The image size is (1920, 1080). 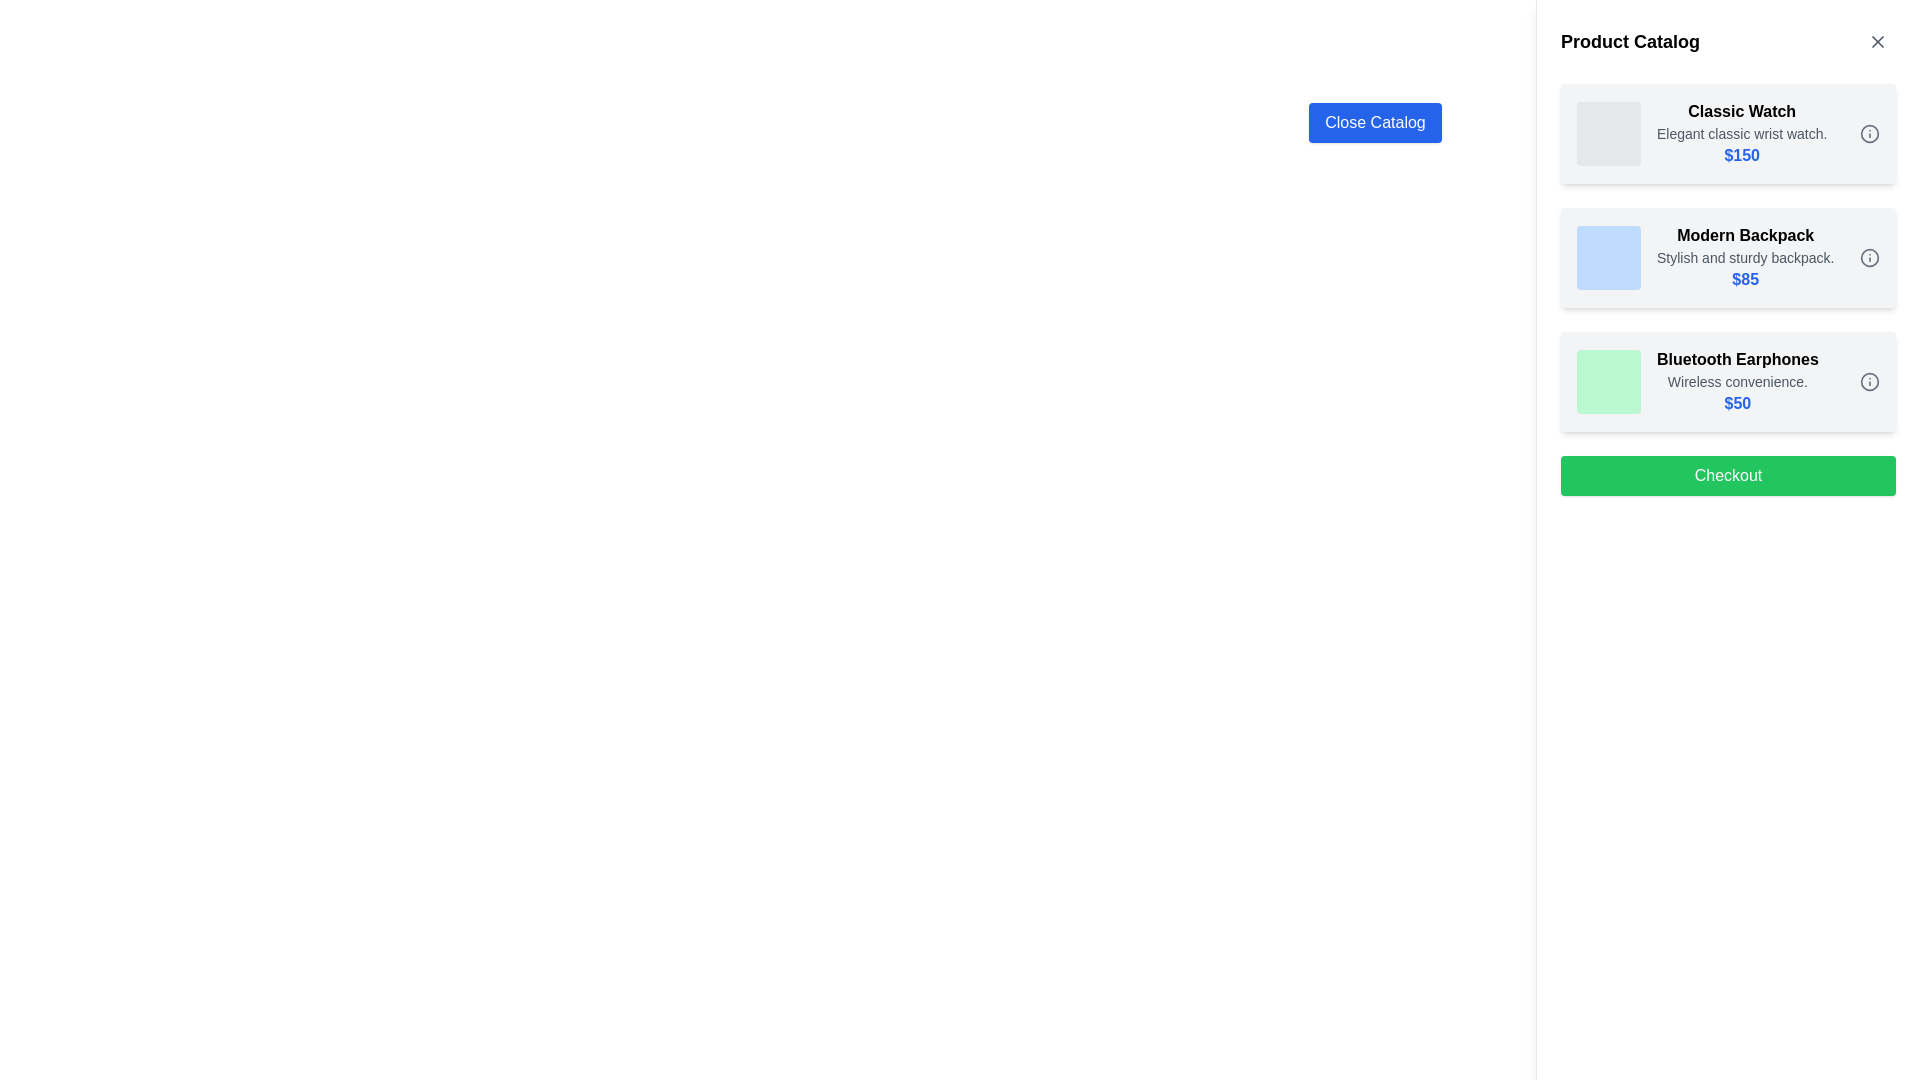 I want to click on the distinct gray circular icon with an outlined border and filled interior located in the top-right corner of the 'Classic Watch' product card, so click(x=1869, y=134).